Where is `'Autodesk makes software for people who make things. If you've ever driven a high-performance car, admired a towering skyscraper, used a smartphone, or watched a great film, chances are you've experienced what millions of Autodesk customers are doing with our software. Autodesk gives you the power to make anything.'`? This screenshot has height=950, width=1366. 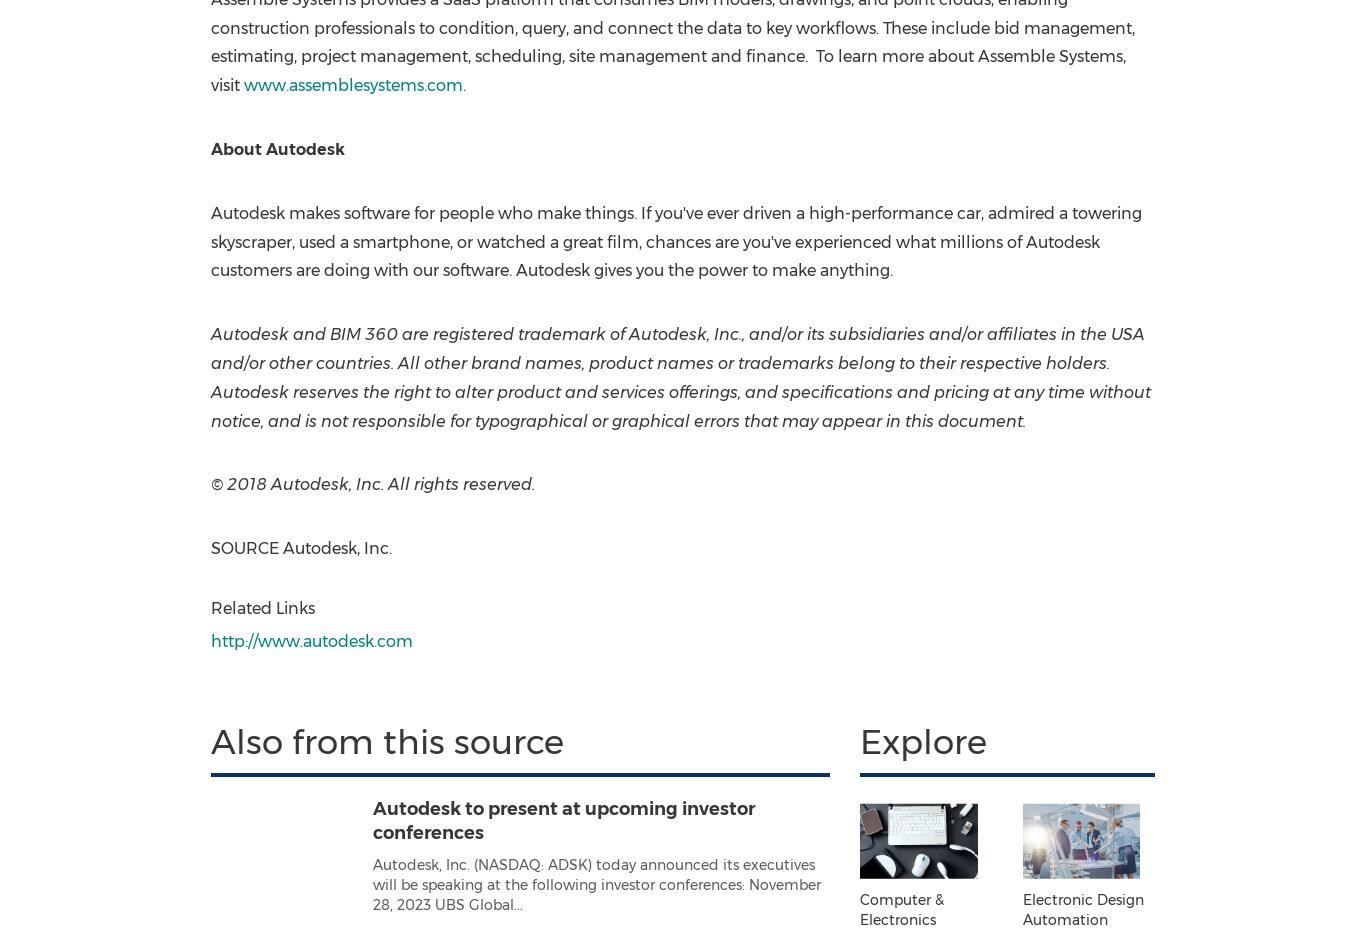
'Autodesk makes software for people who make things. If you've ever driven a high-performance car, admired a towering skyscraper, used a smartphone, or watched a great film, chances are you've experienced what millions of Autodesk customers are doing with our software. Autodesk gives you the power to make anything.' is located at coordinates (208, 240).